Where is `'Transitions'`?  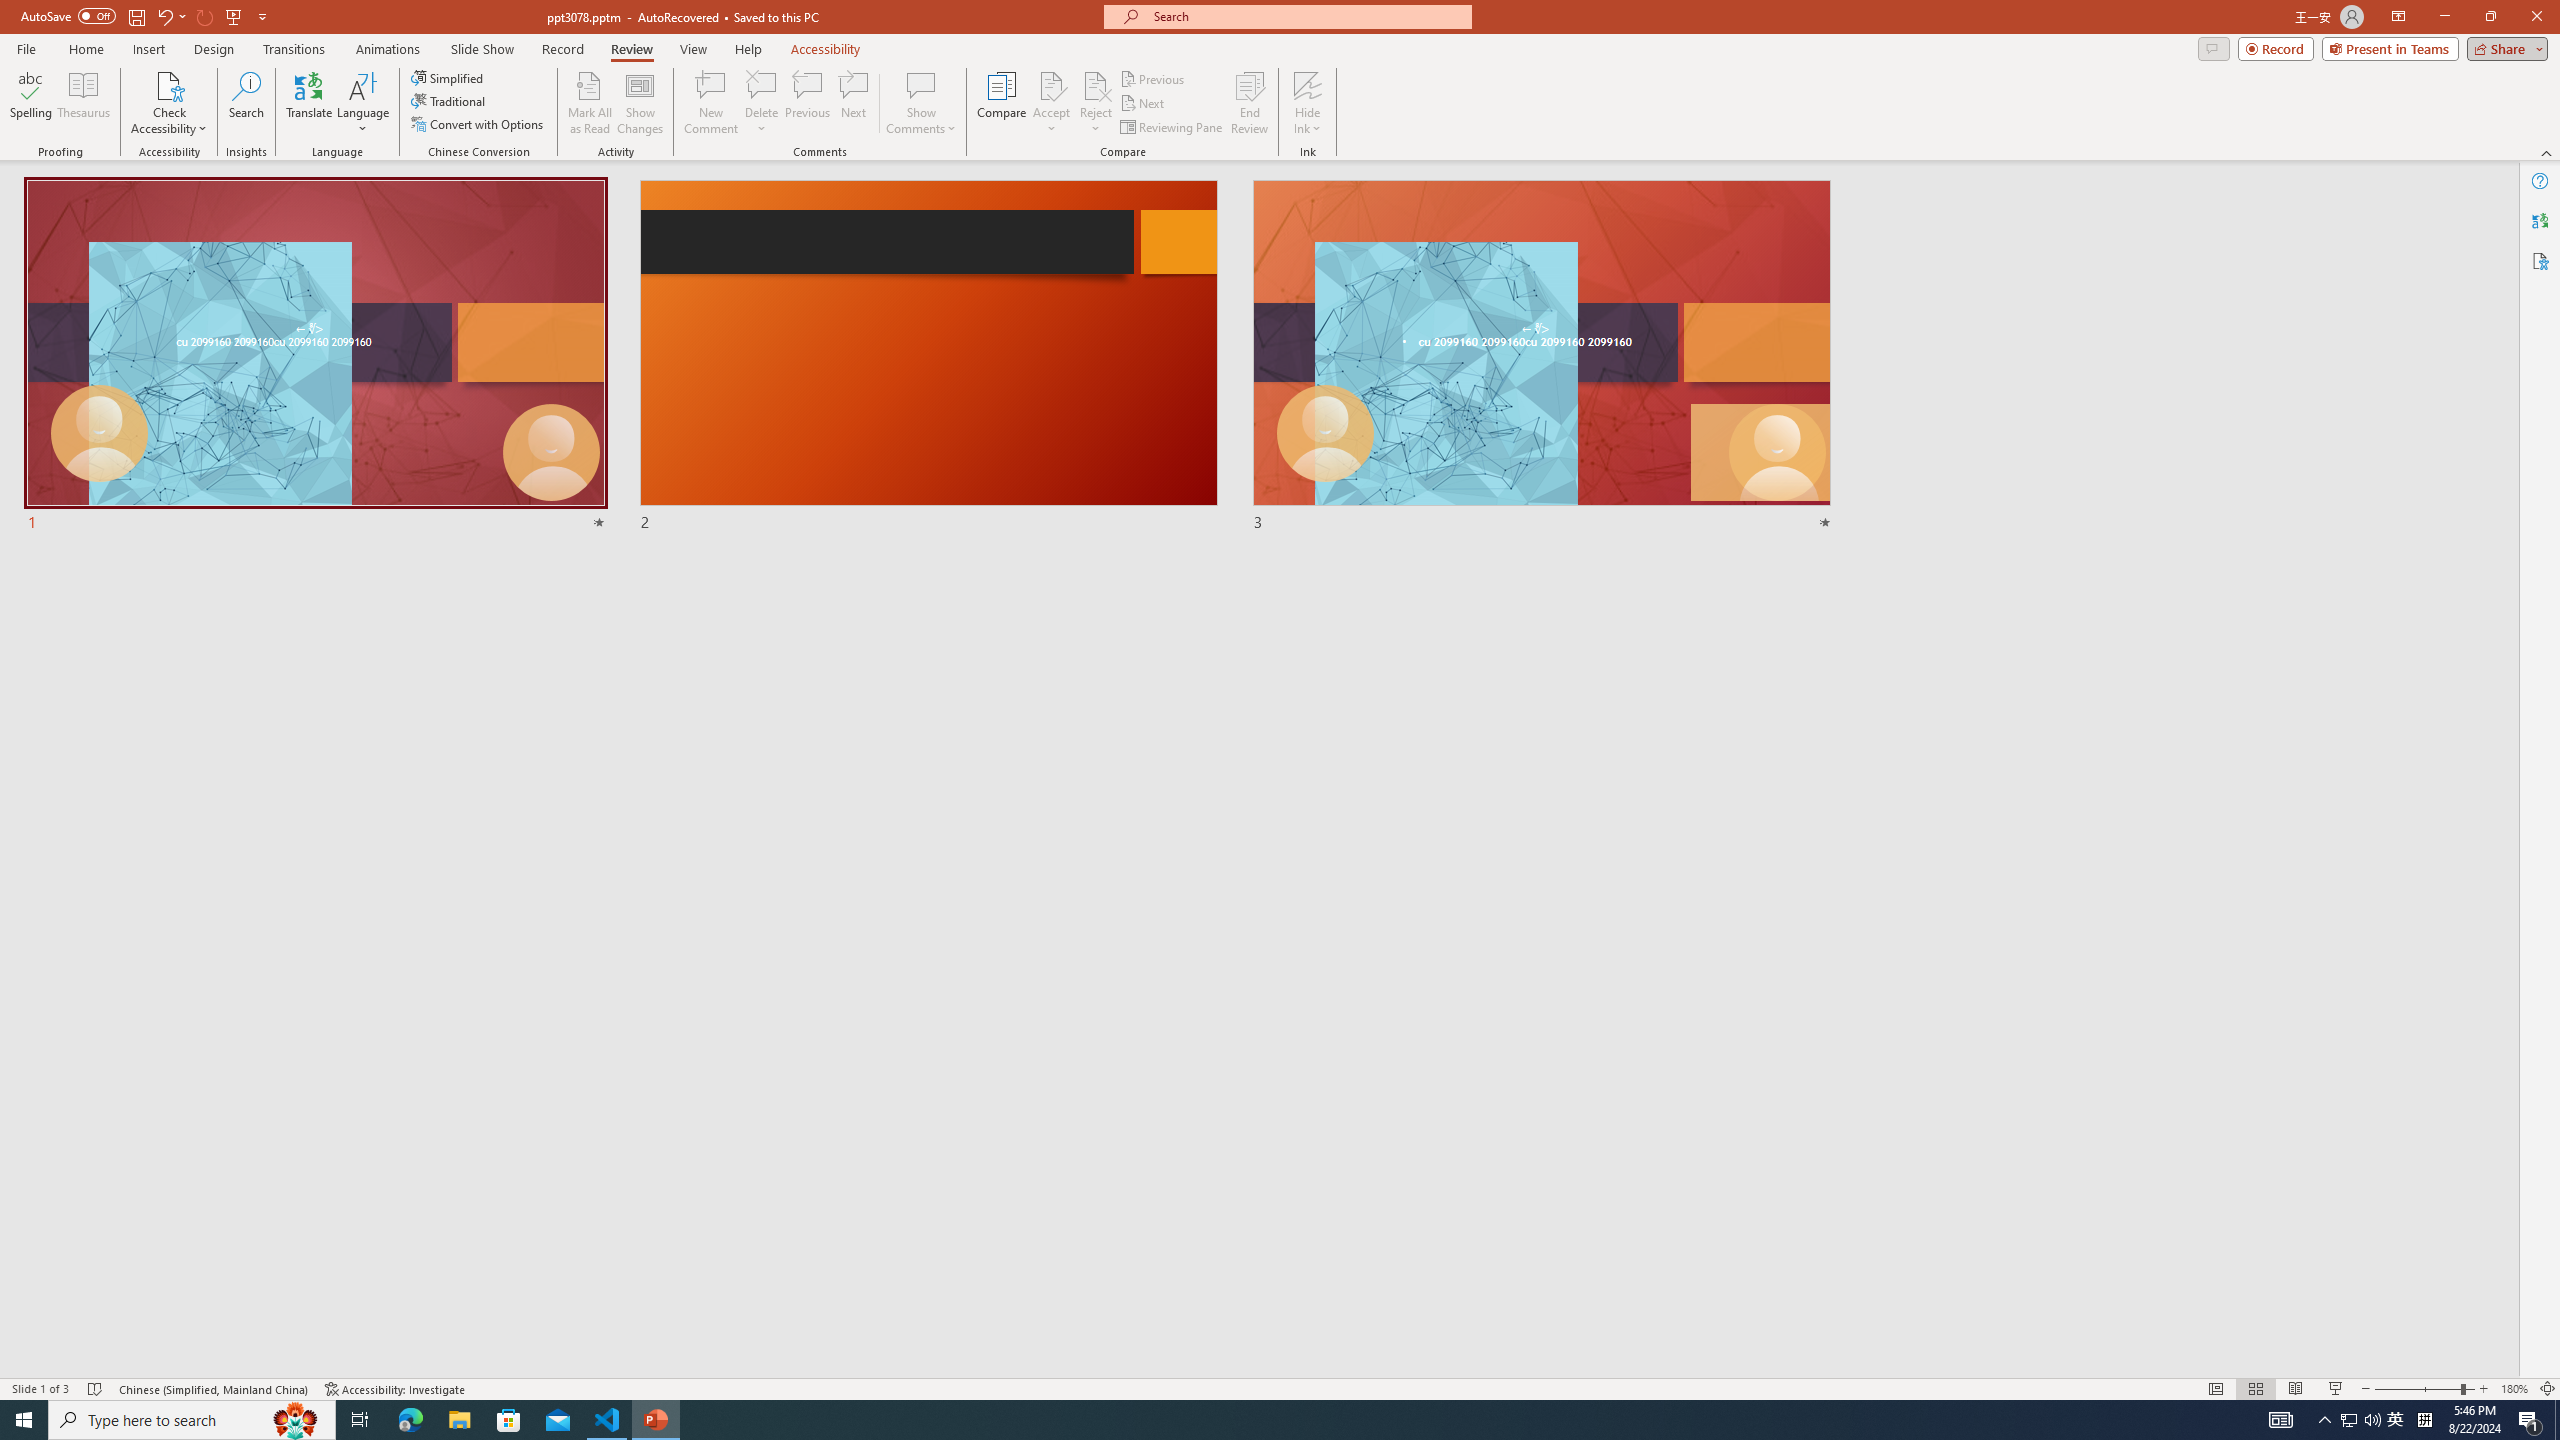 'Transitions' is located at coordinates (293, 49).